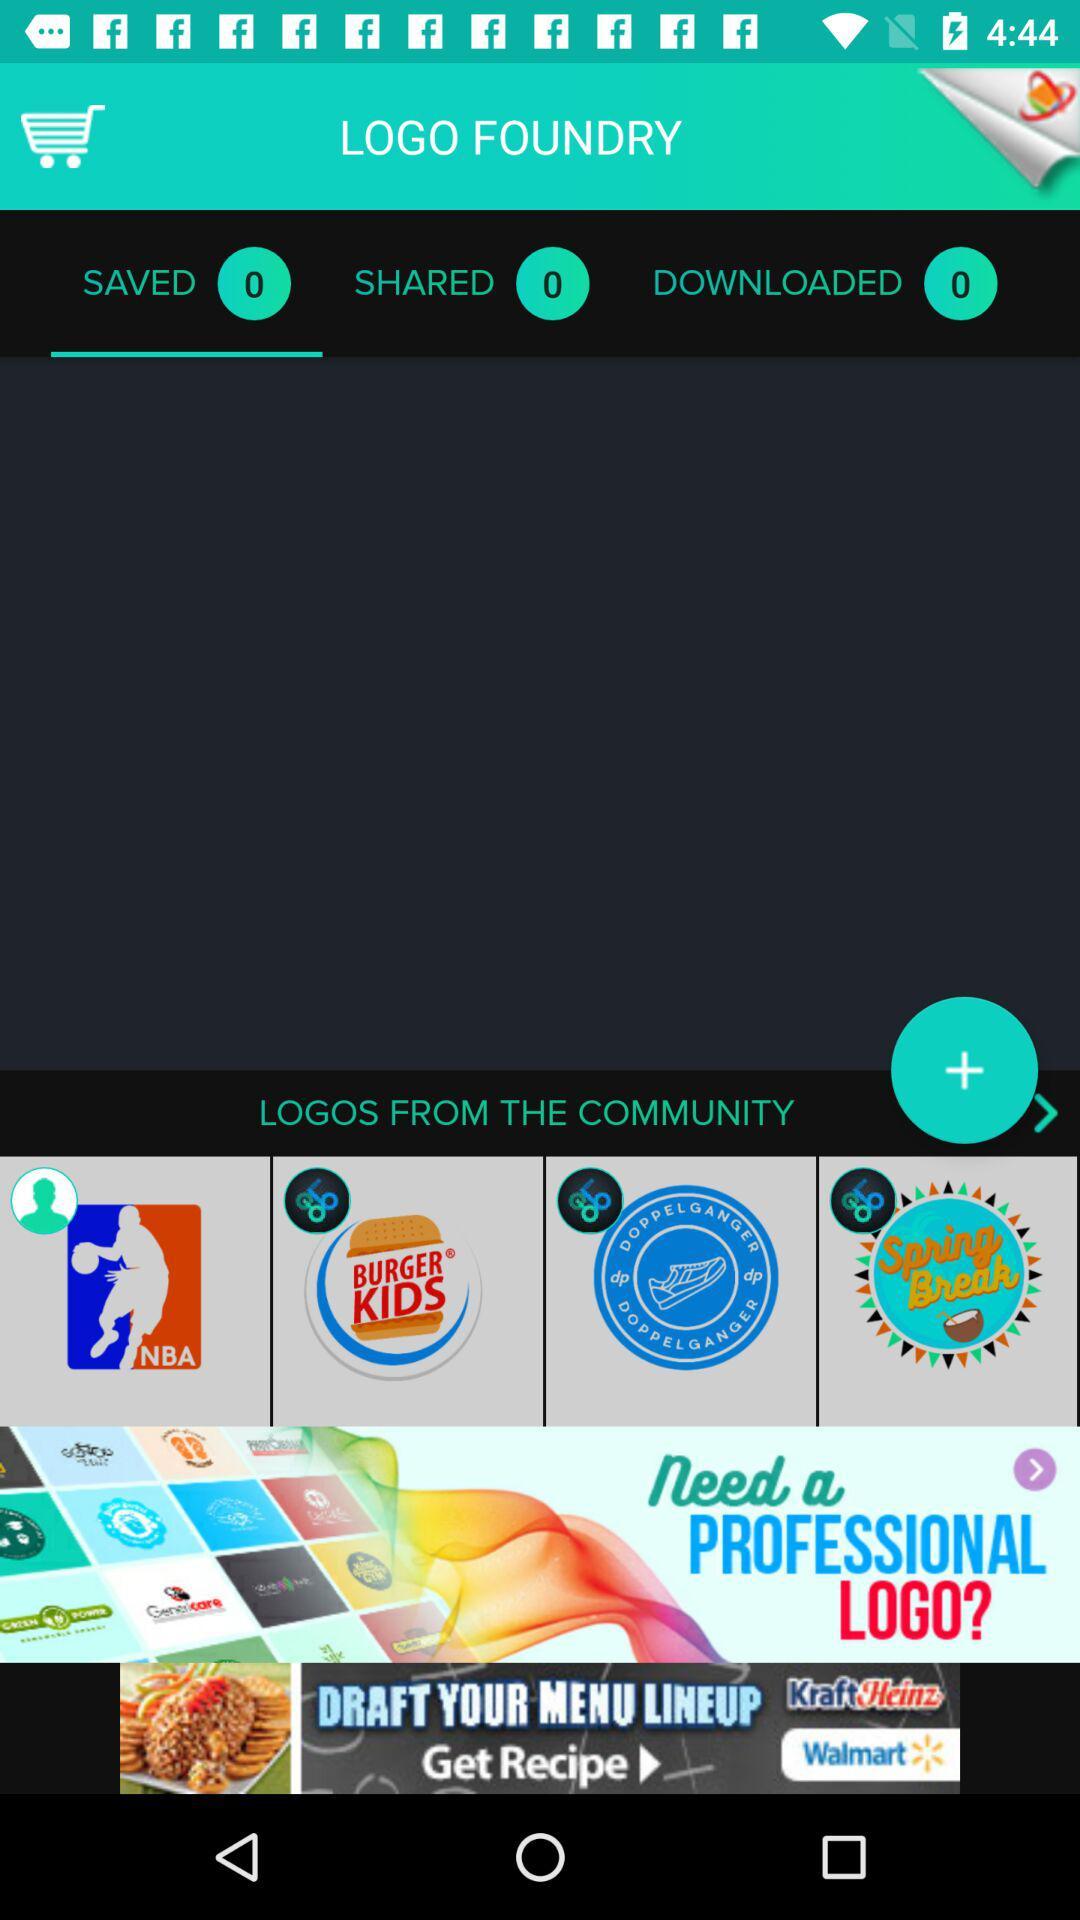 The height and width of the screenshot is (1920, 1080). I want to click on sopping symbol, so click(61, 135).